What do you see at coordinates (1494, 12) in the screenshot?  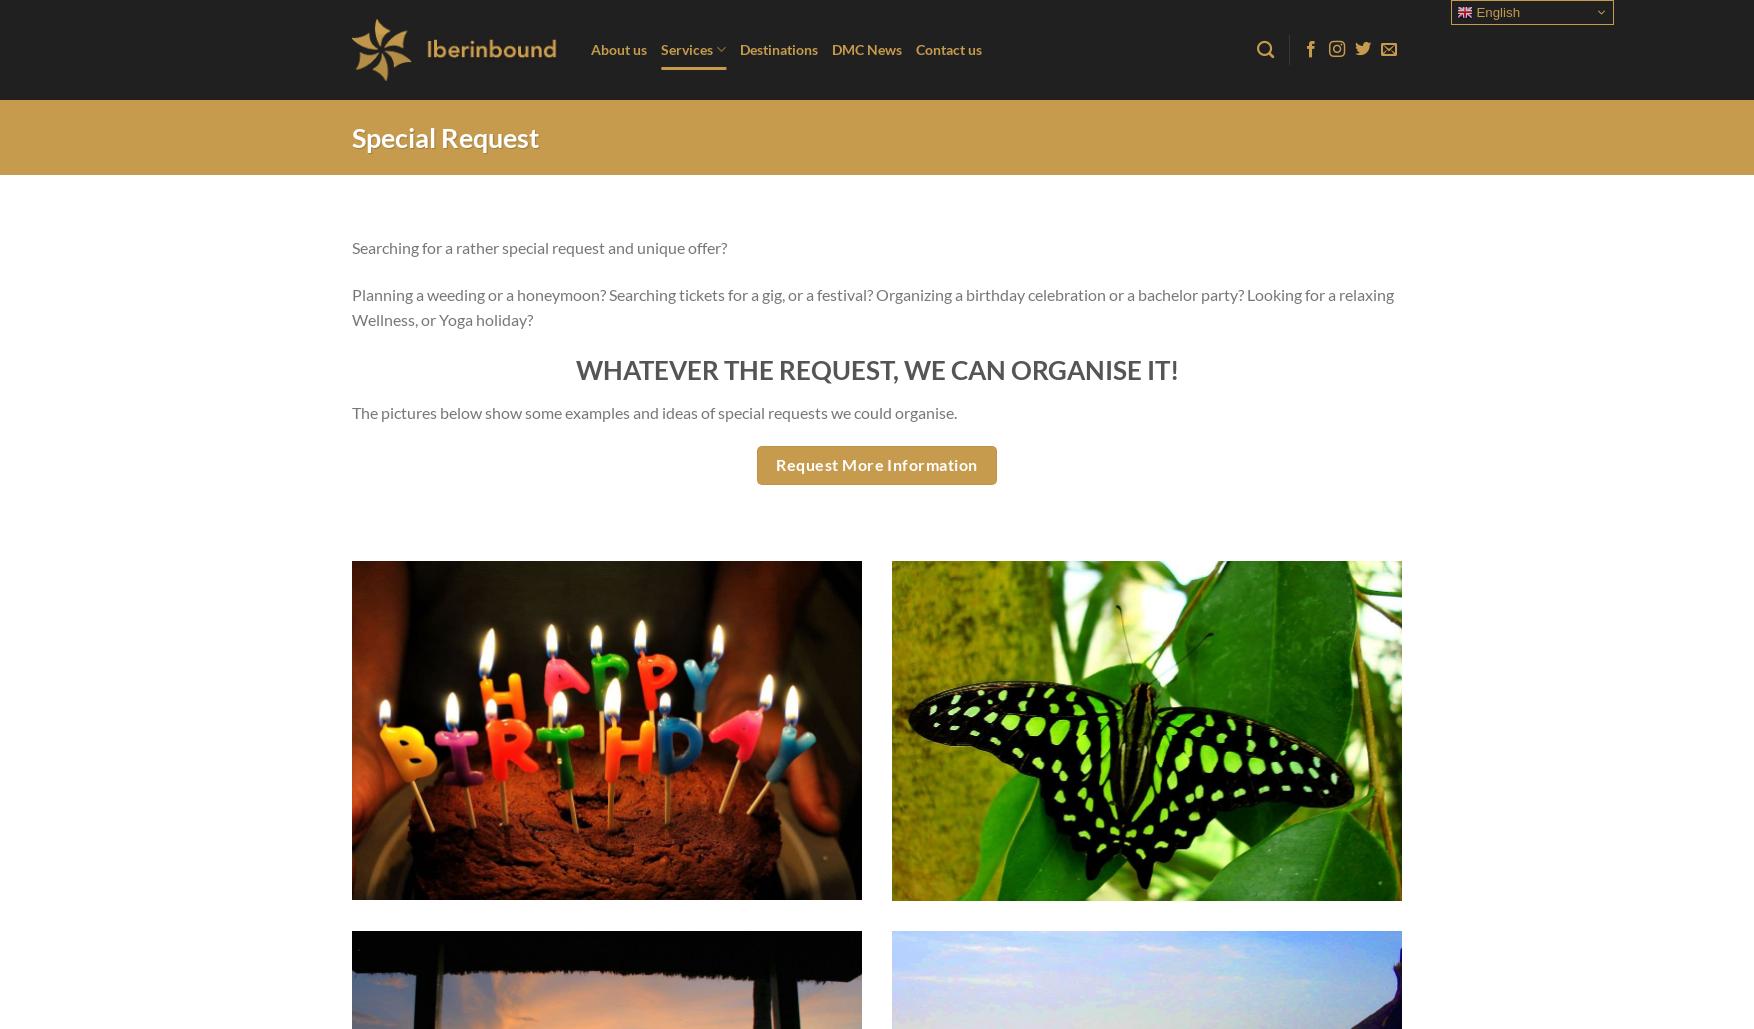 I see `'English'` at bounding box center [1494, 12].